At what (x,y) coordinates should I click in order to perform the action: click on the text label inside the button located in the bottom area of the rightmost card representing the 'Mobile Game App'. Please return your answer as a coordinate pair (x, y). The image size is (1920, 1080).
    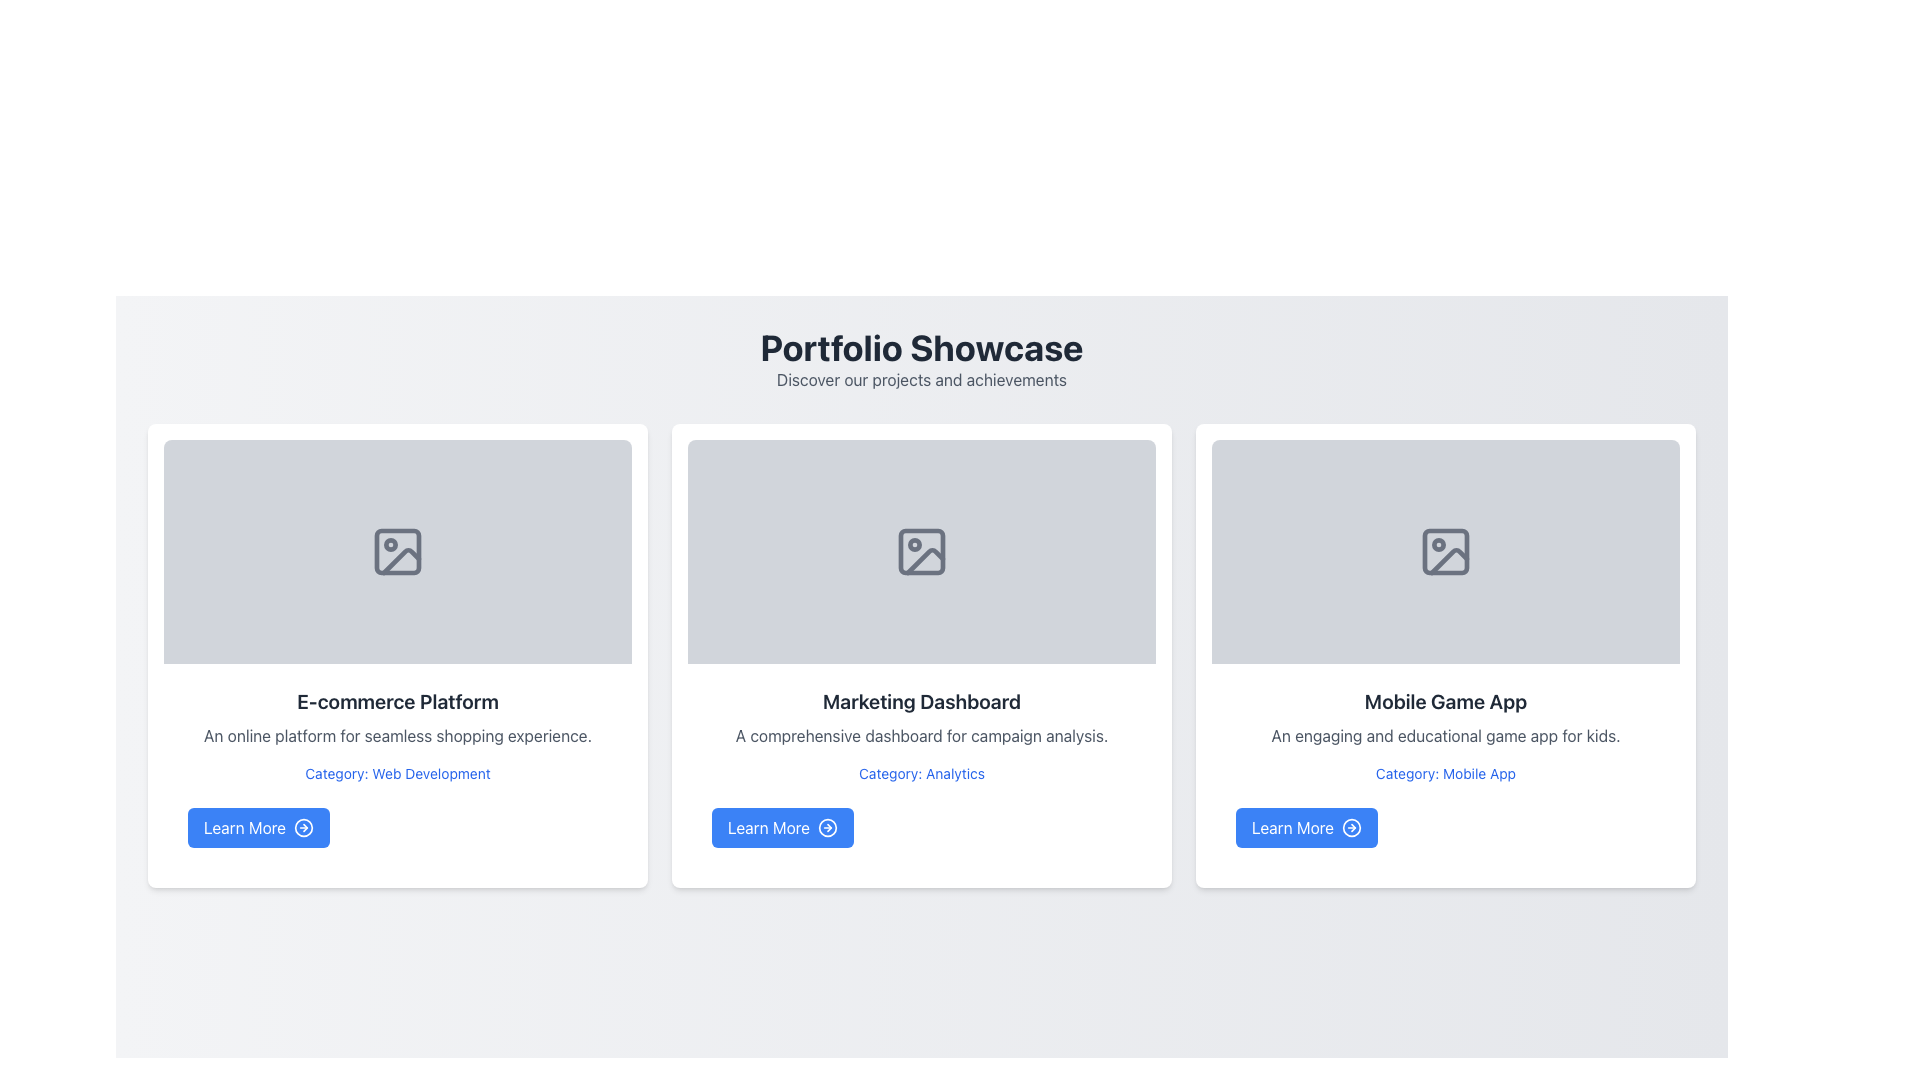
    Looking at the image, I should click on (1293, 828).